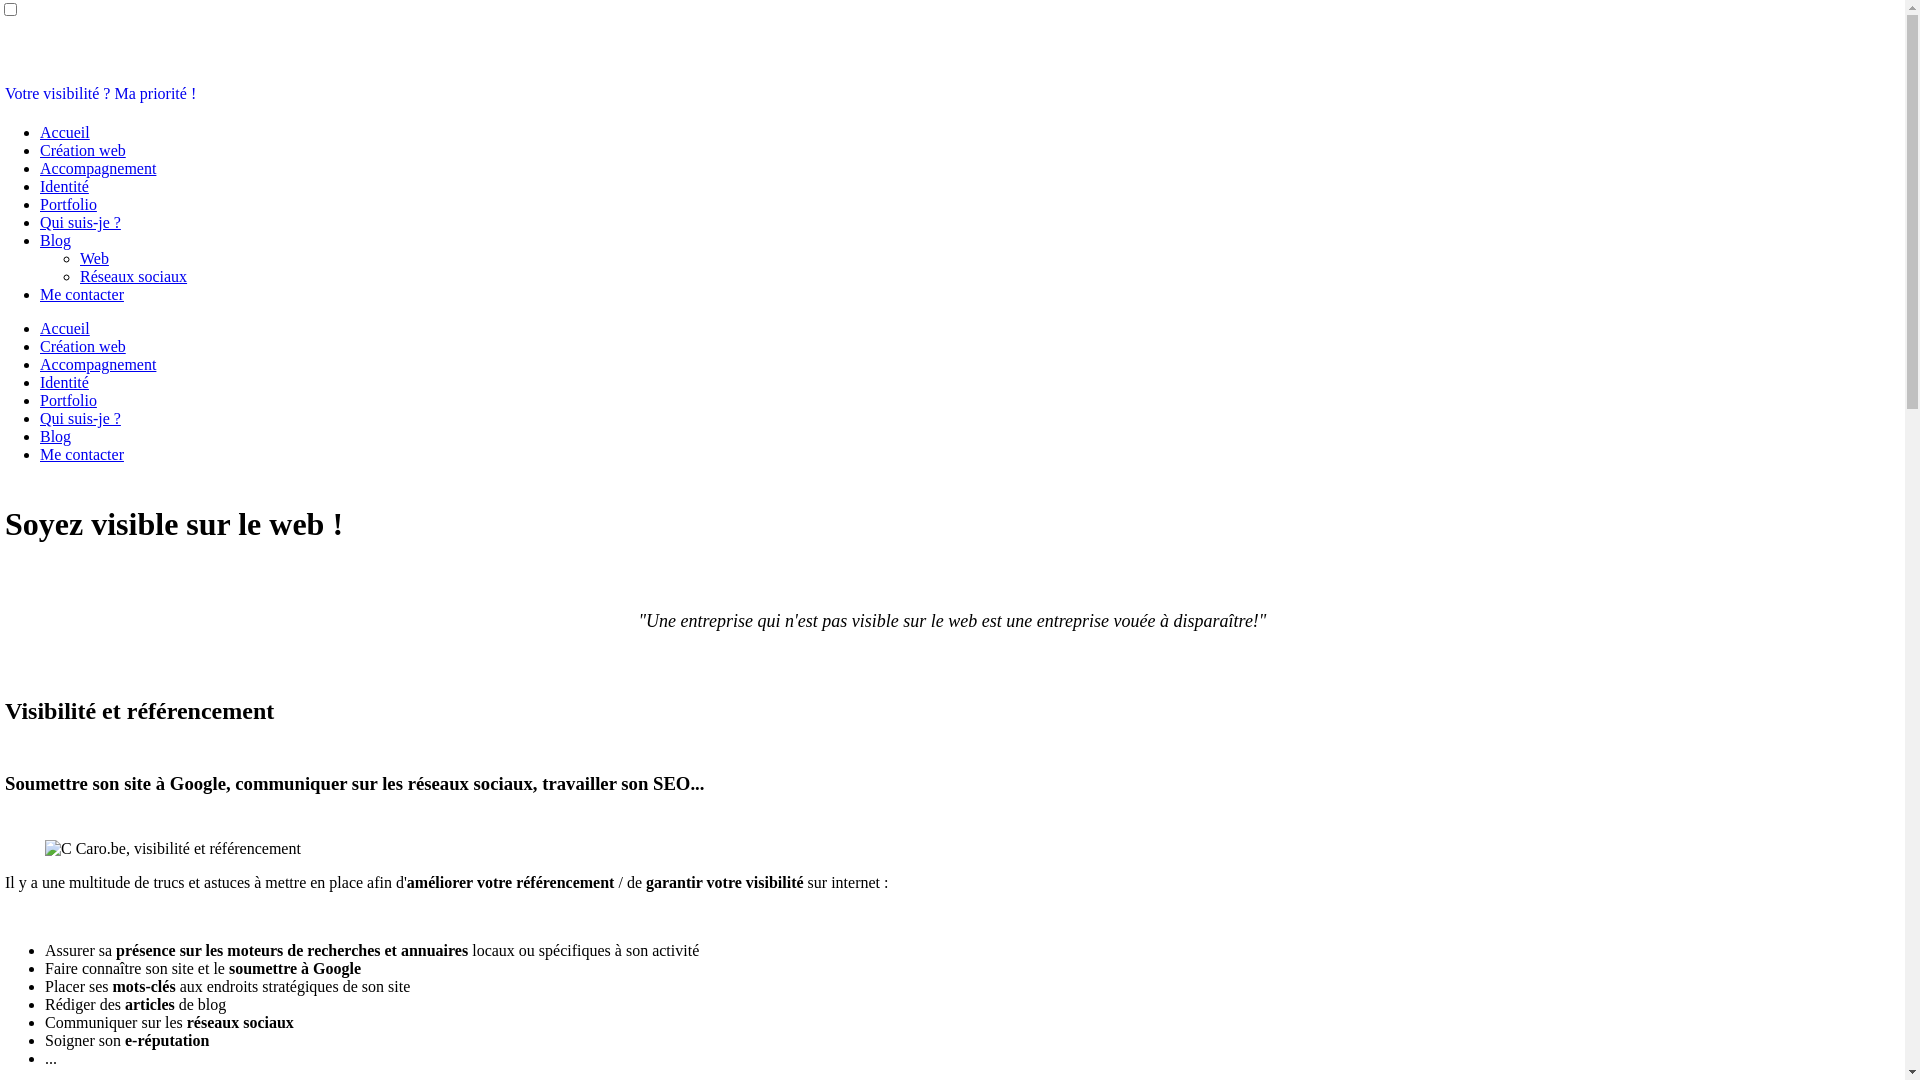 The height and width of the screenshot is (1080, 1920). Describe the element at coordinates (80, 417) in the screenshot. I see `'Qui suis-je ?'` at that location.